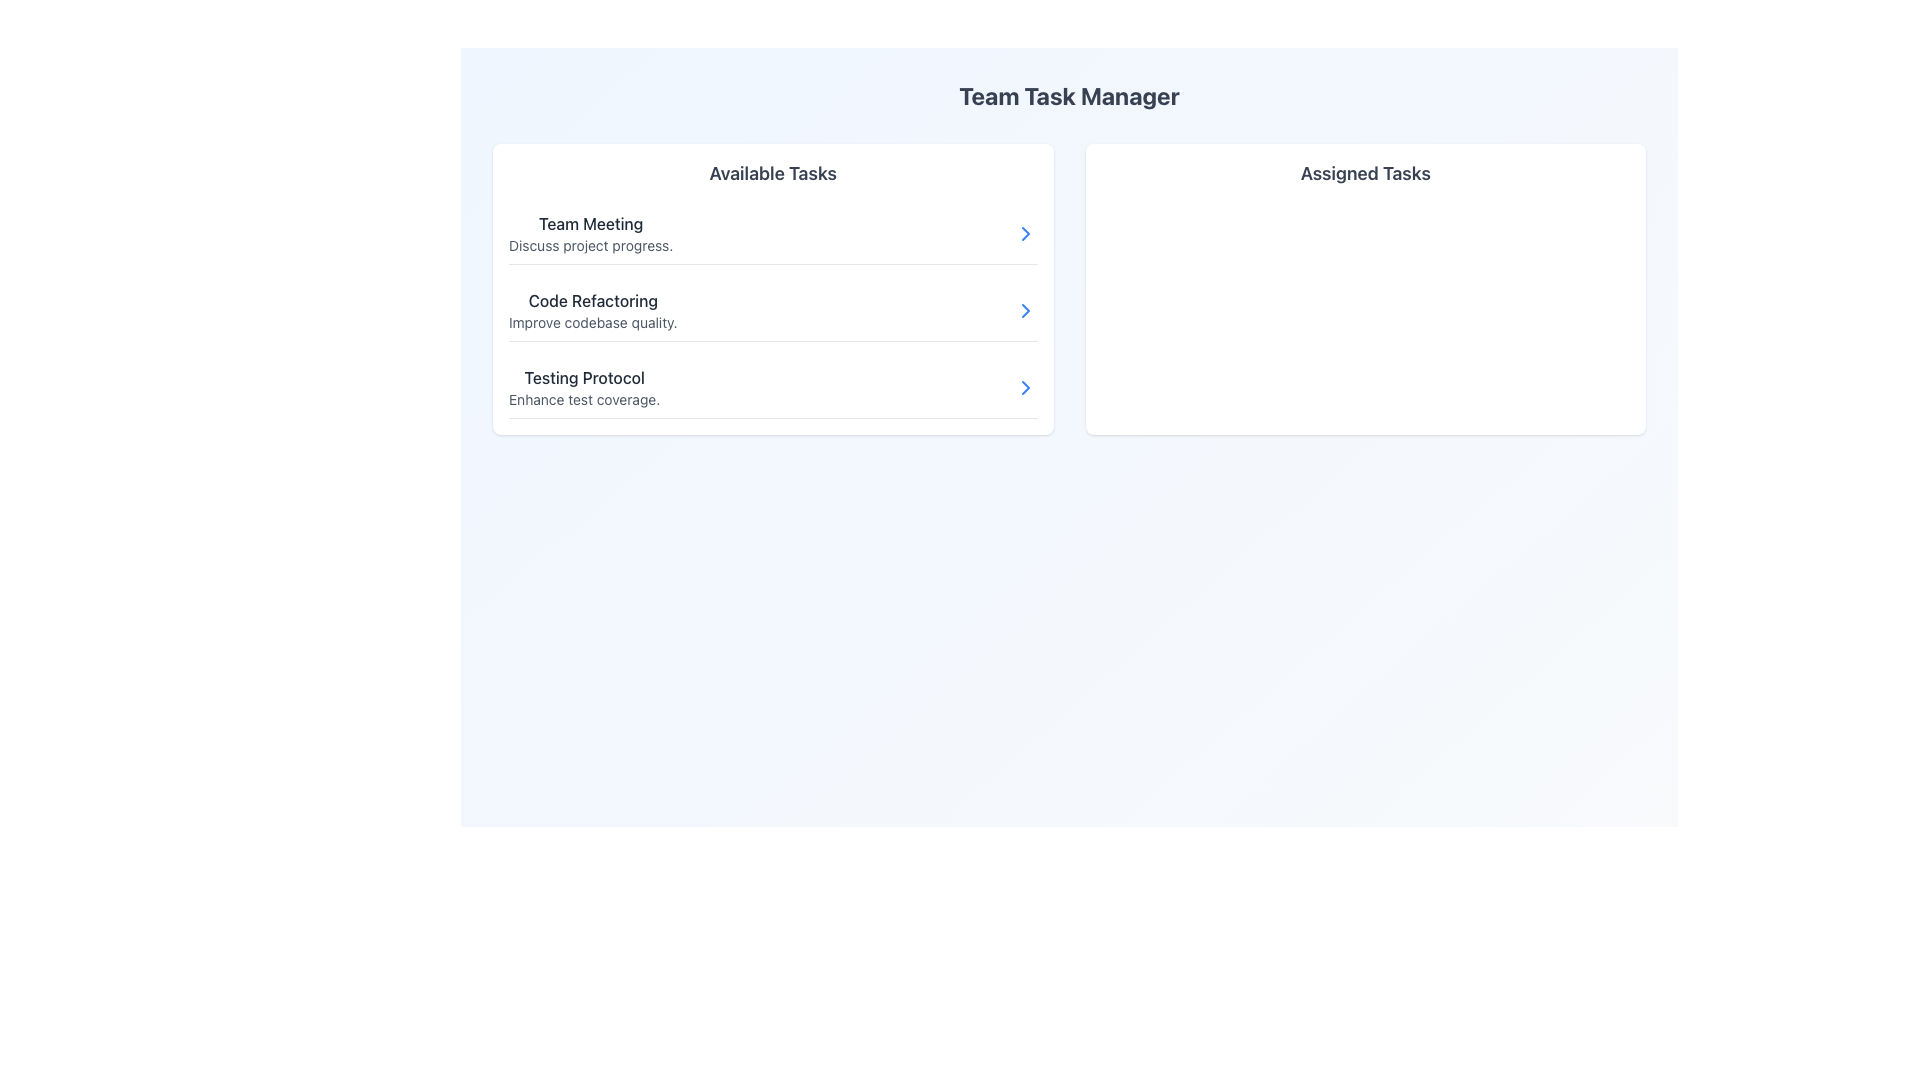 The image size is (1920, 1080). Describe the element at coordinates (1025, 311) in the screenshot. I see `the blue arrow icon button located at the far-right side of the 'Code Refactoring' task row in the 'Available Tasks' section` at that location.